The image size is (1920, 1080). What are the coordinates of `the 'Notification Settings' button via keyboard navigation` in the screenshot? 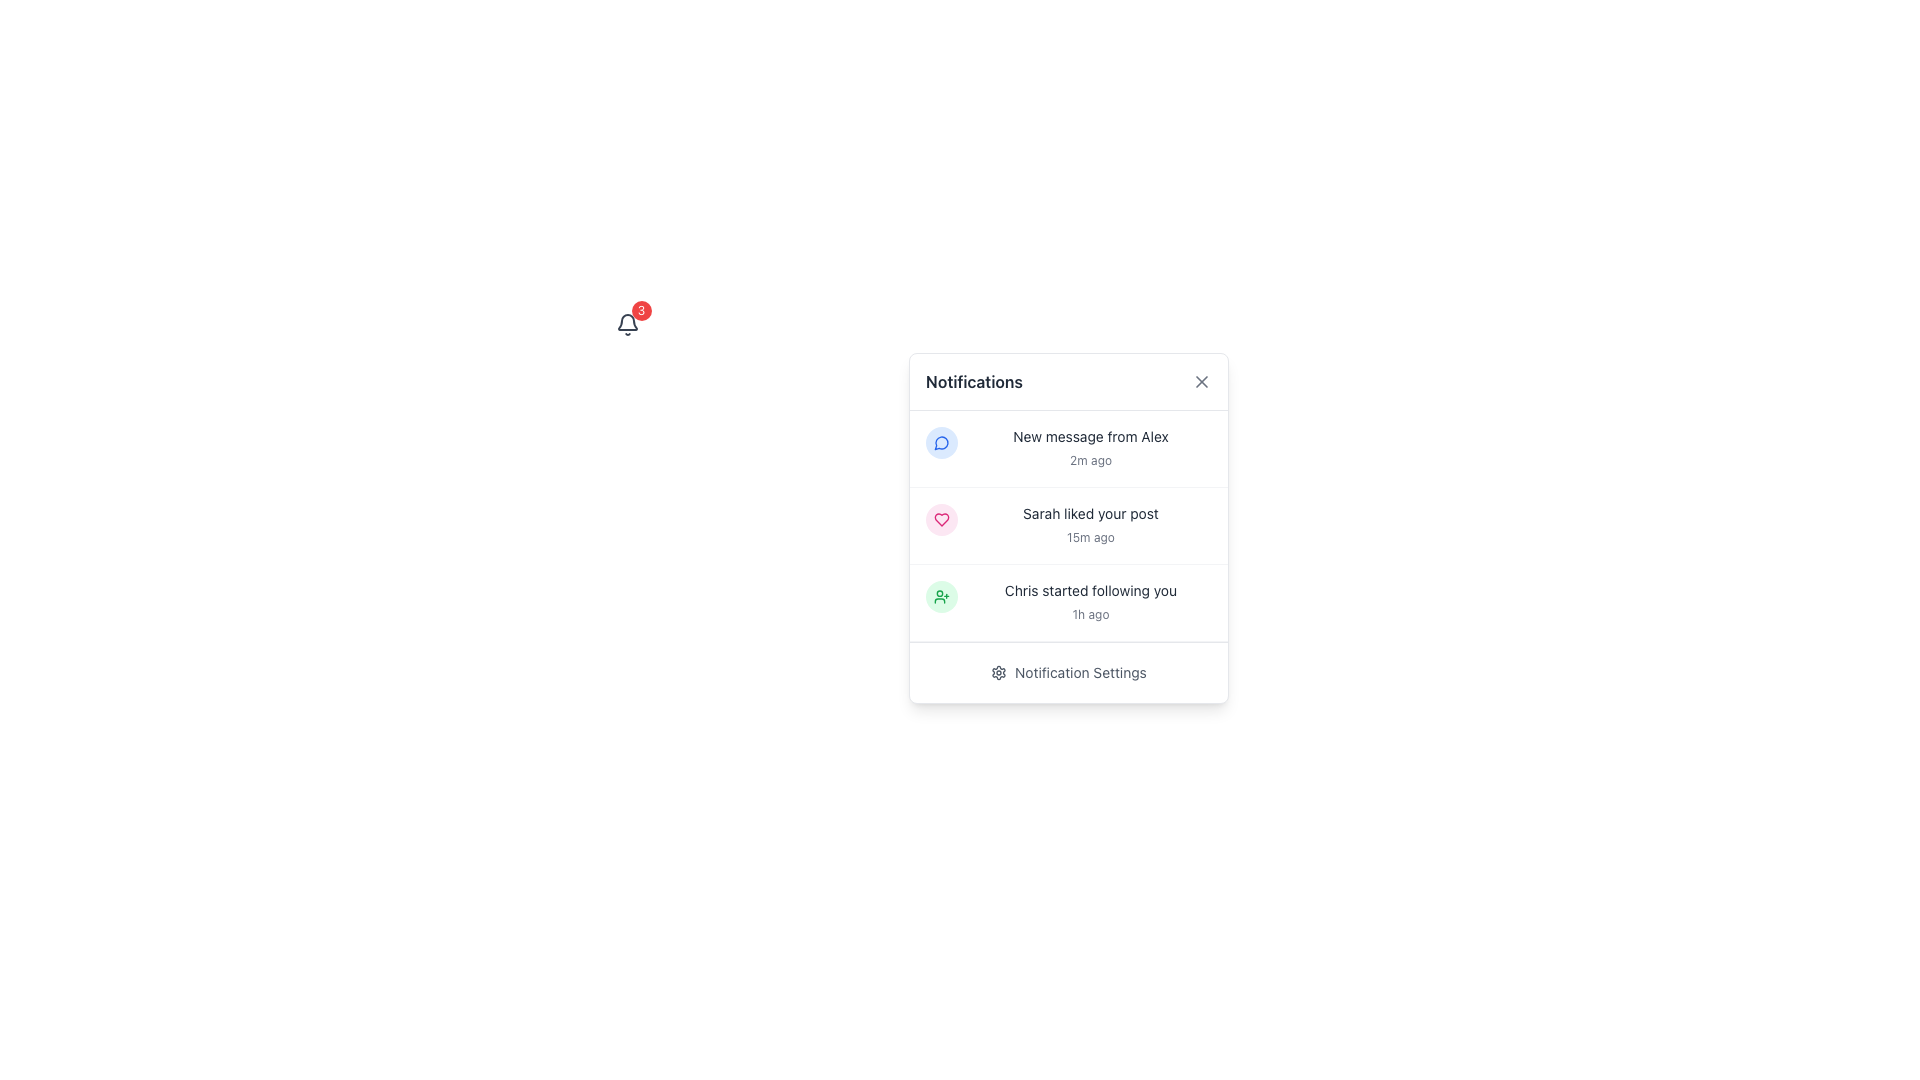 It's located at (1068, 672).